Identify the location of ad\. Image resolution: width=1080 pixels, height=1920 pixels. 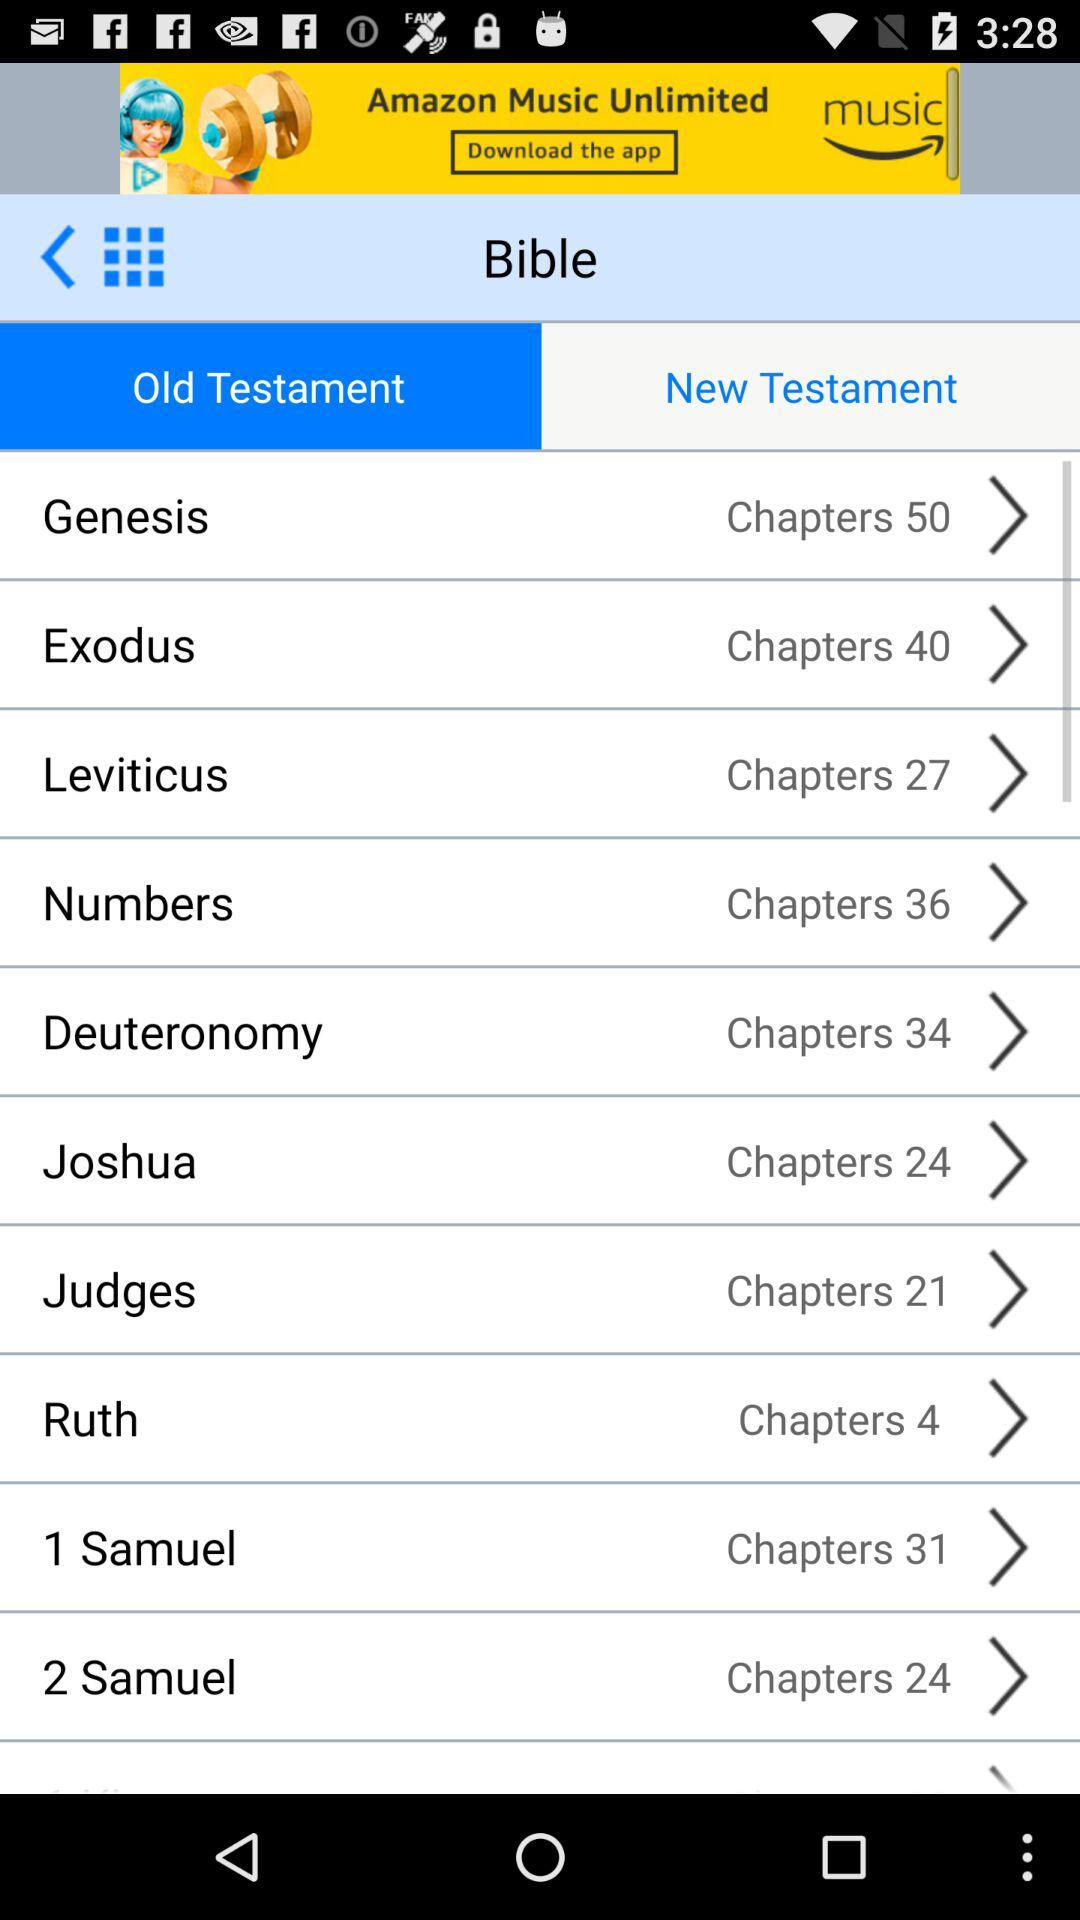
(540, 127).